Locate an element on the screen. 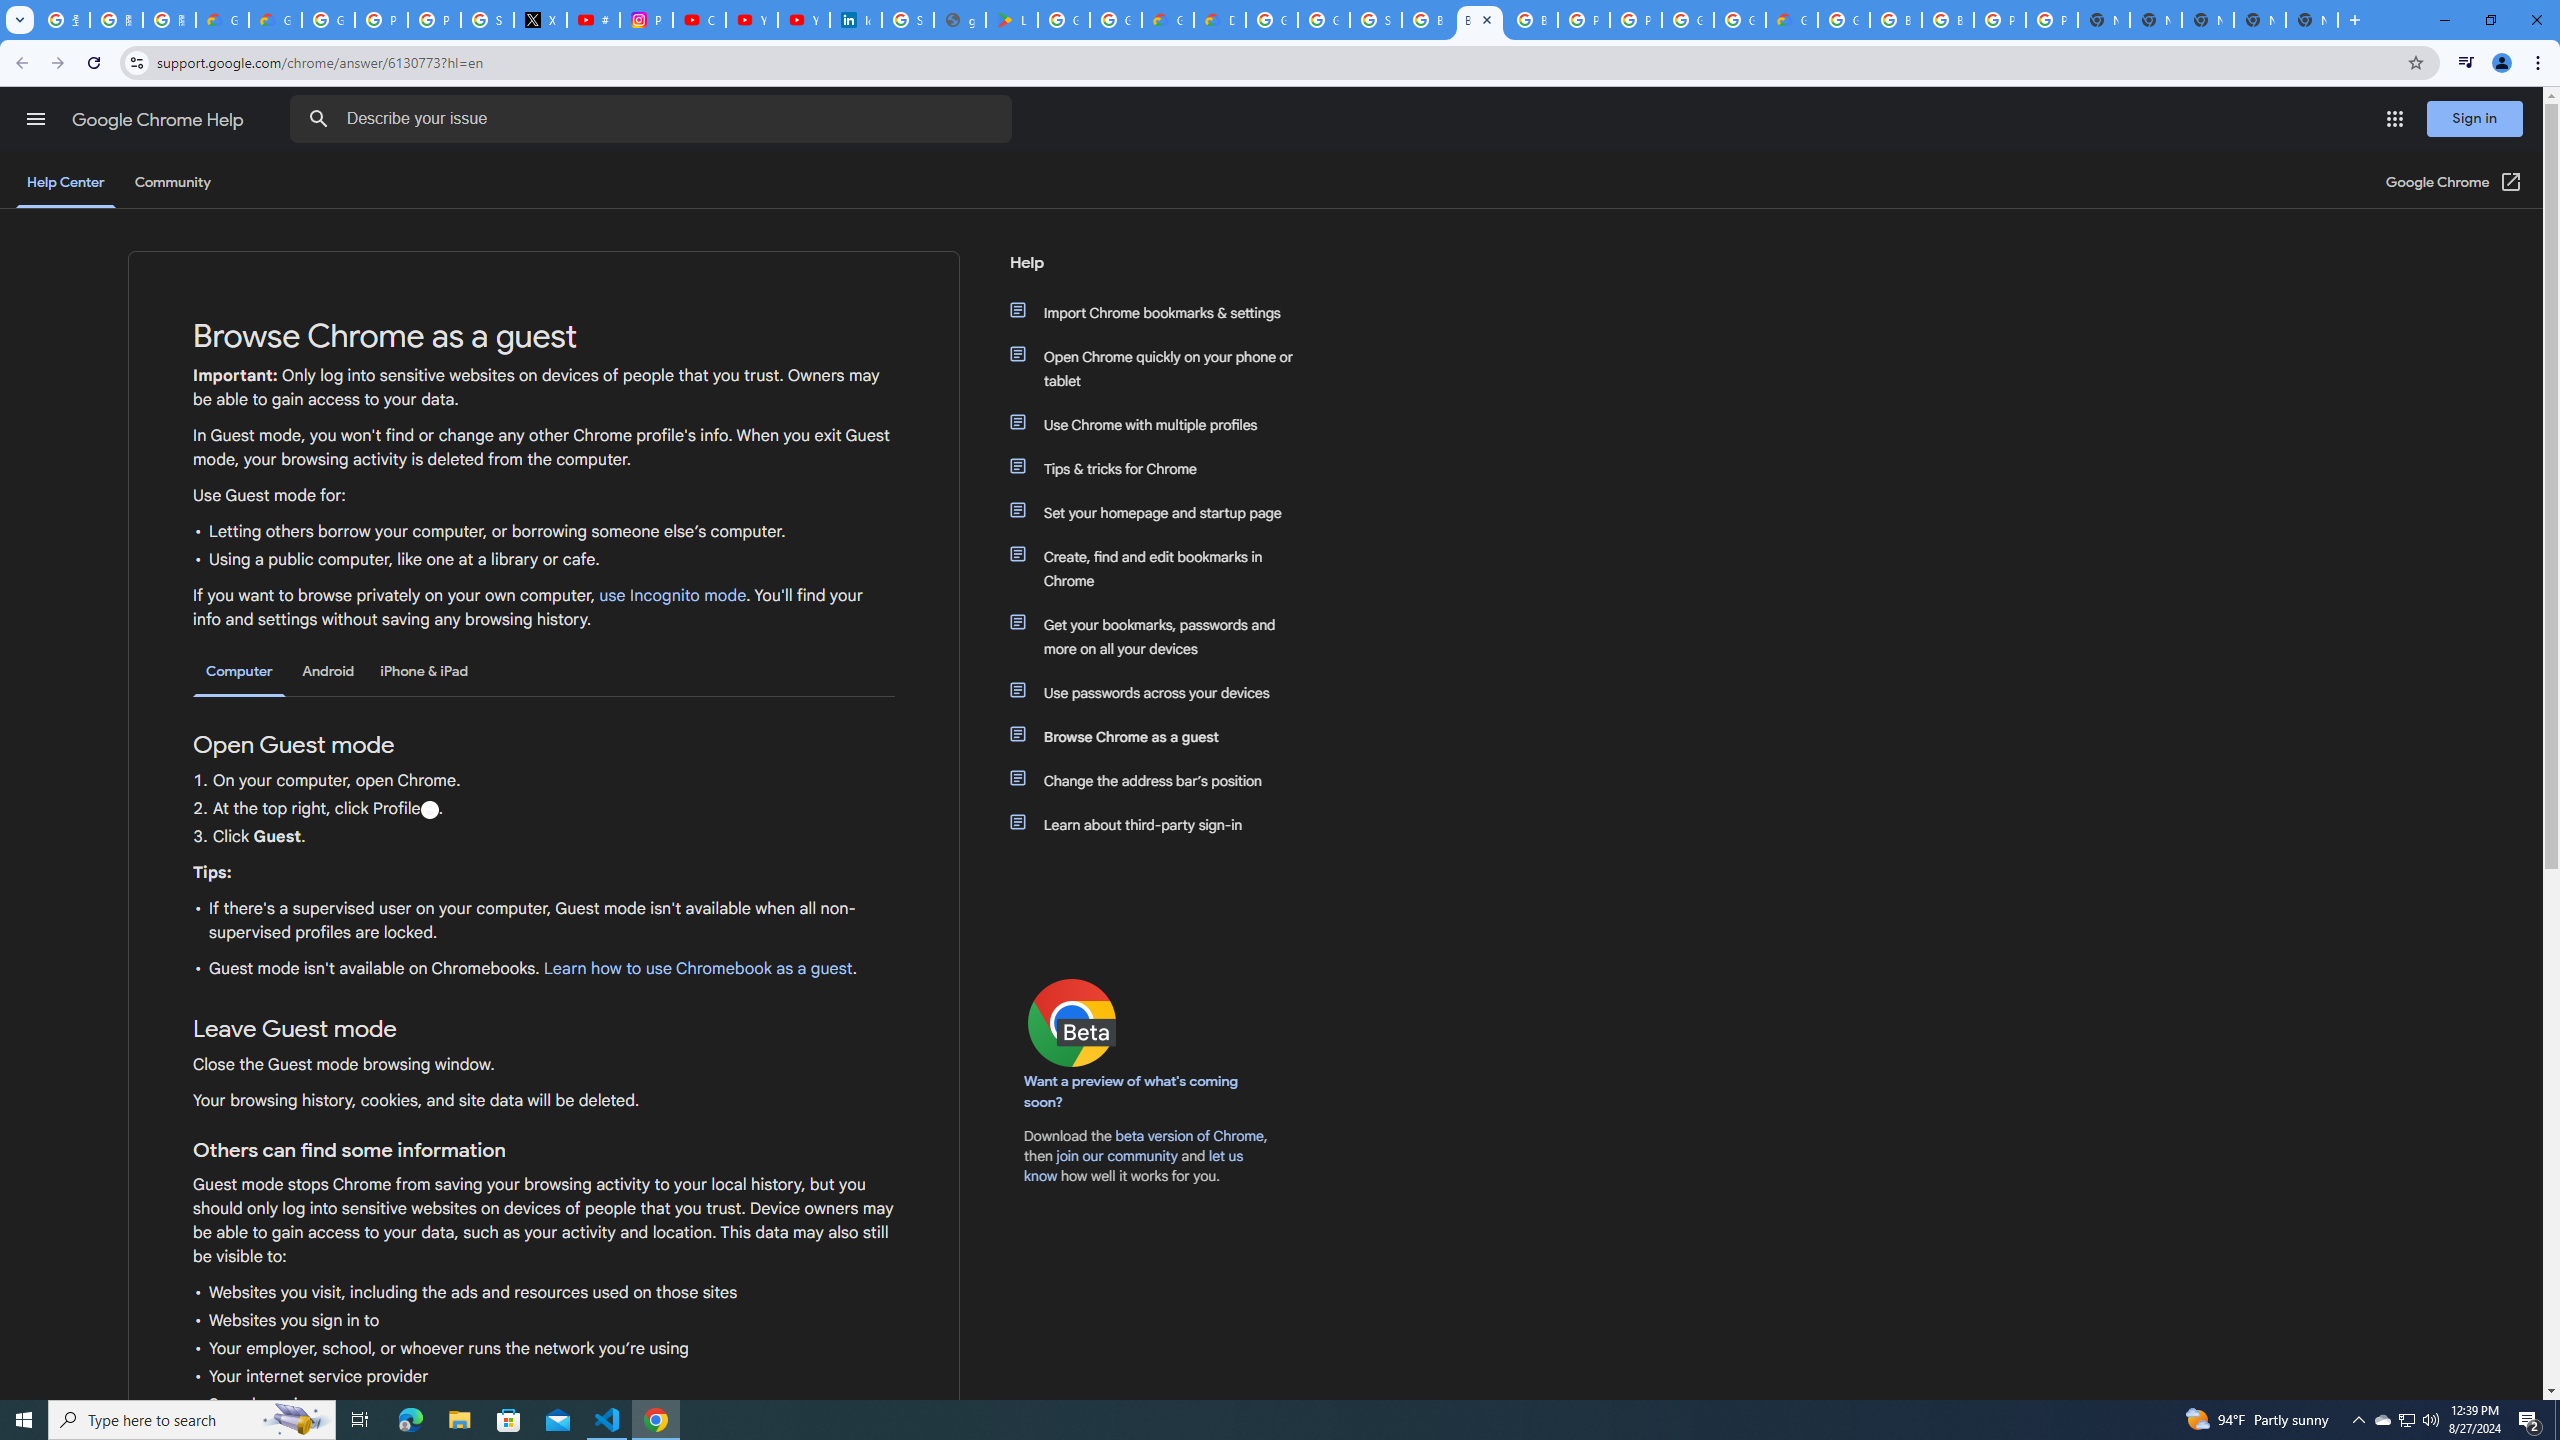 This screenshot has width=2560, height=1440. 'New Tab' is located at coordinates (2311, 19).